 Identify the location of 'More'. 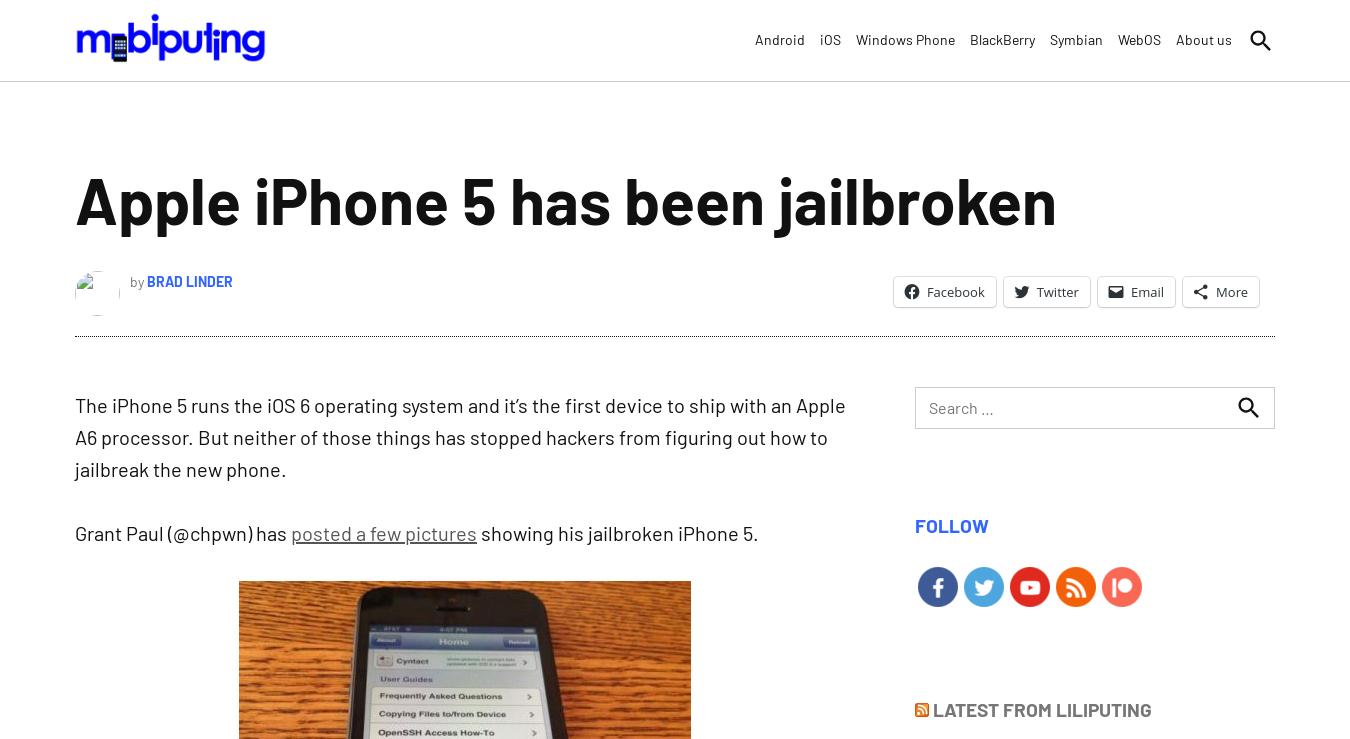
(1214, 290).